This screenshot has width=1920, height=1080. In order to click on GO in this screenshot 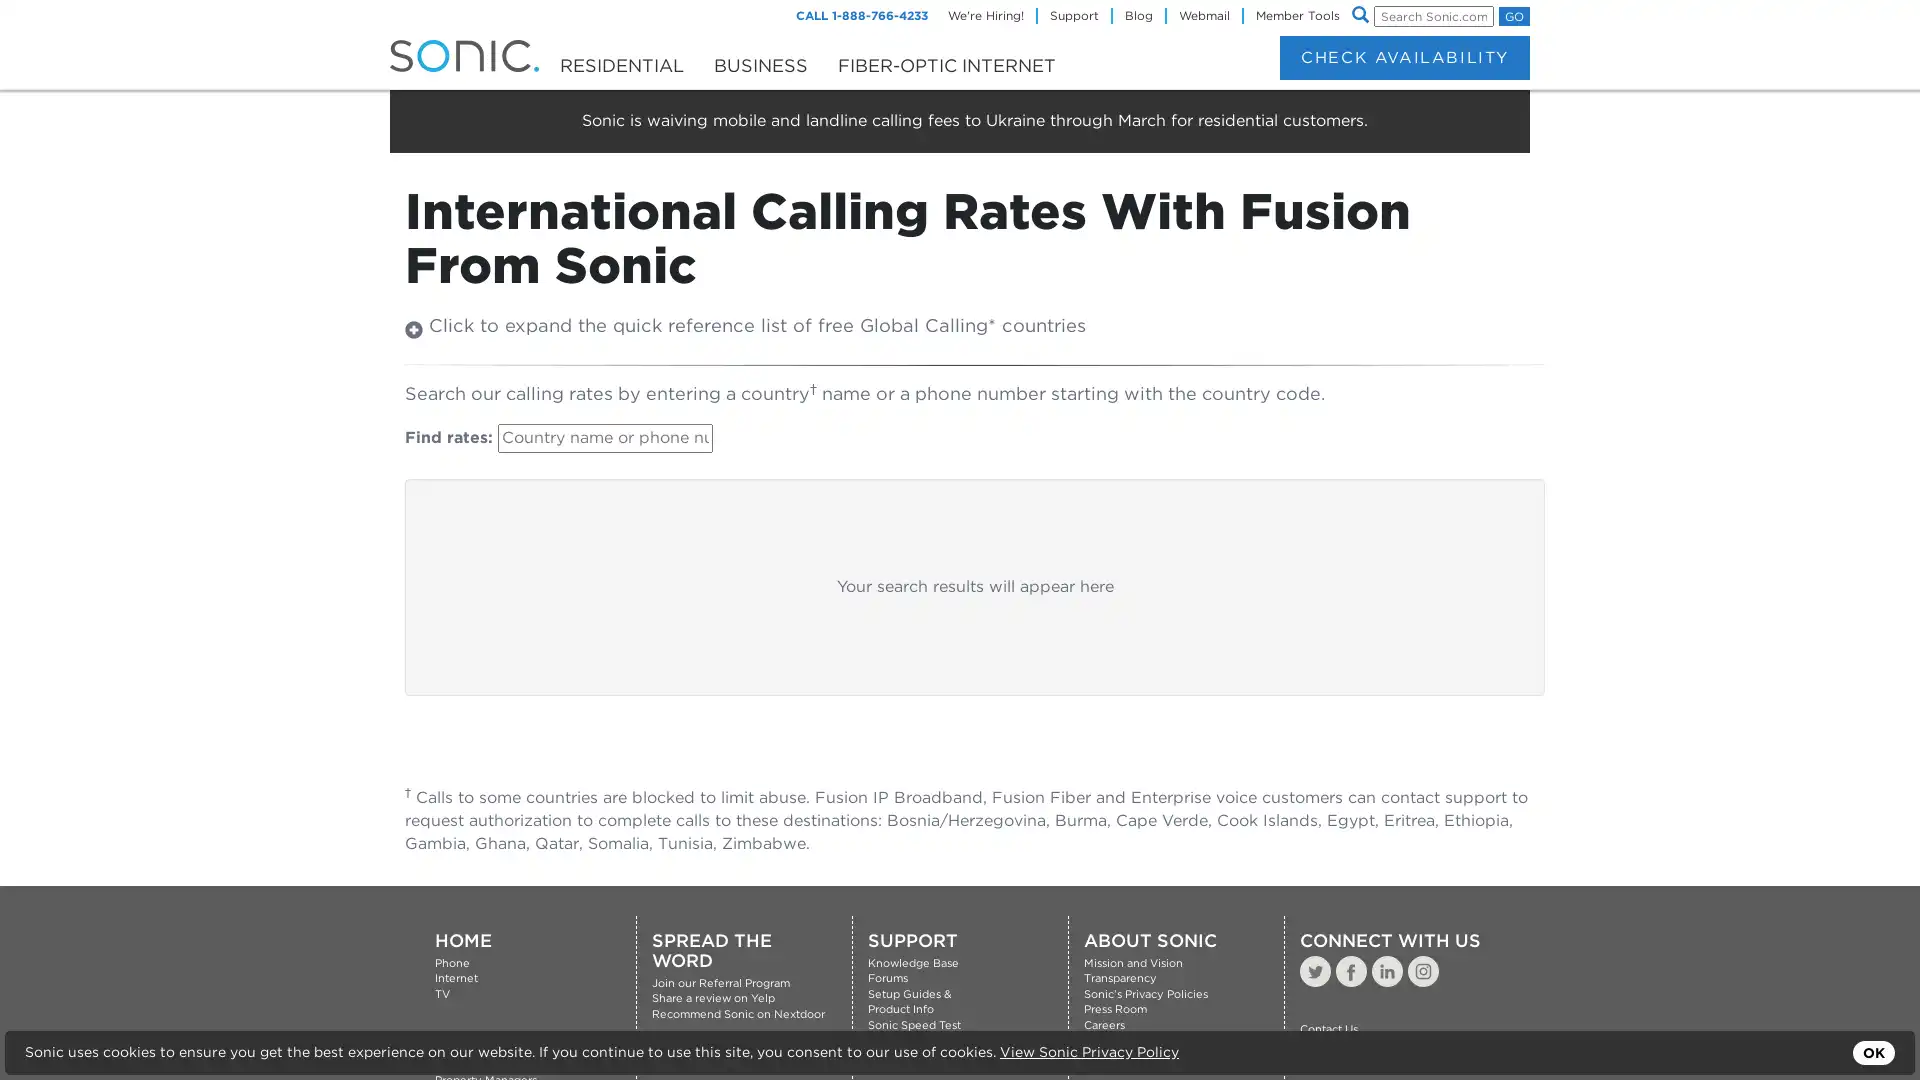, I will do `click(1514, 16)`.